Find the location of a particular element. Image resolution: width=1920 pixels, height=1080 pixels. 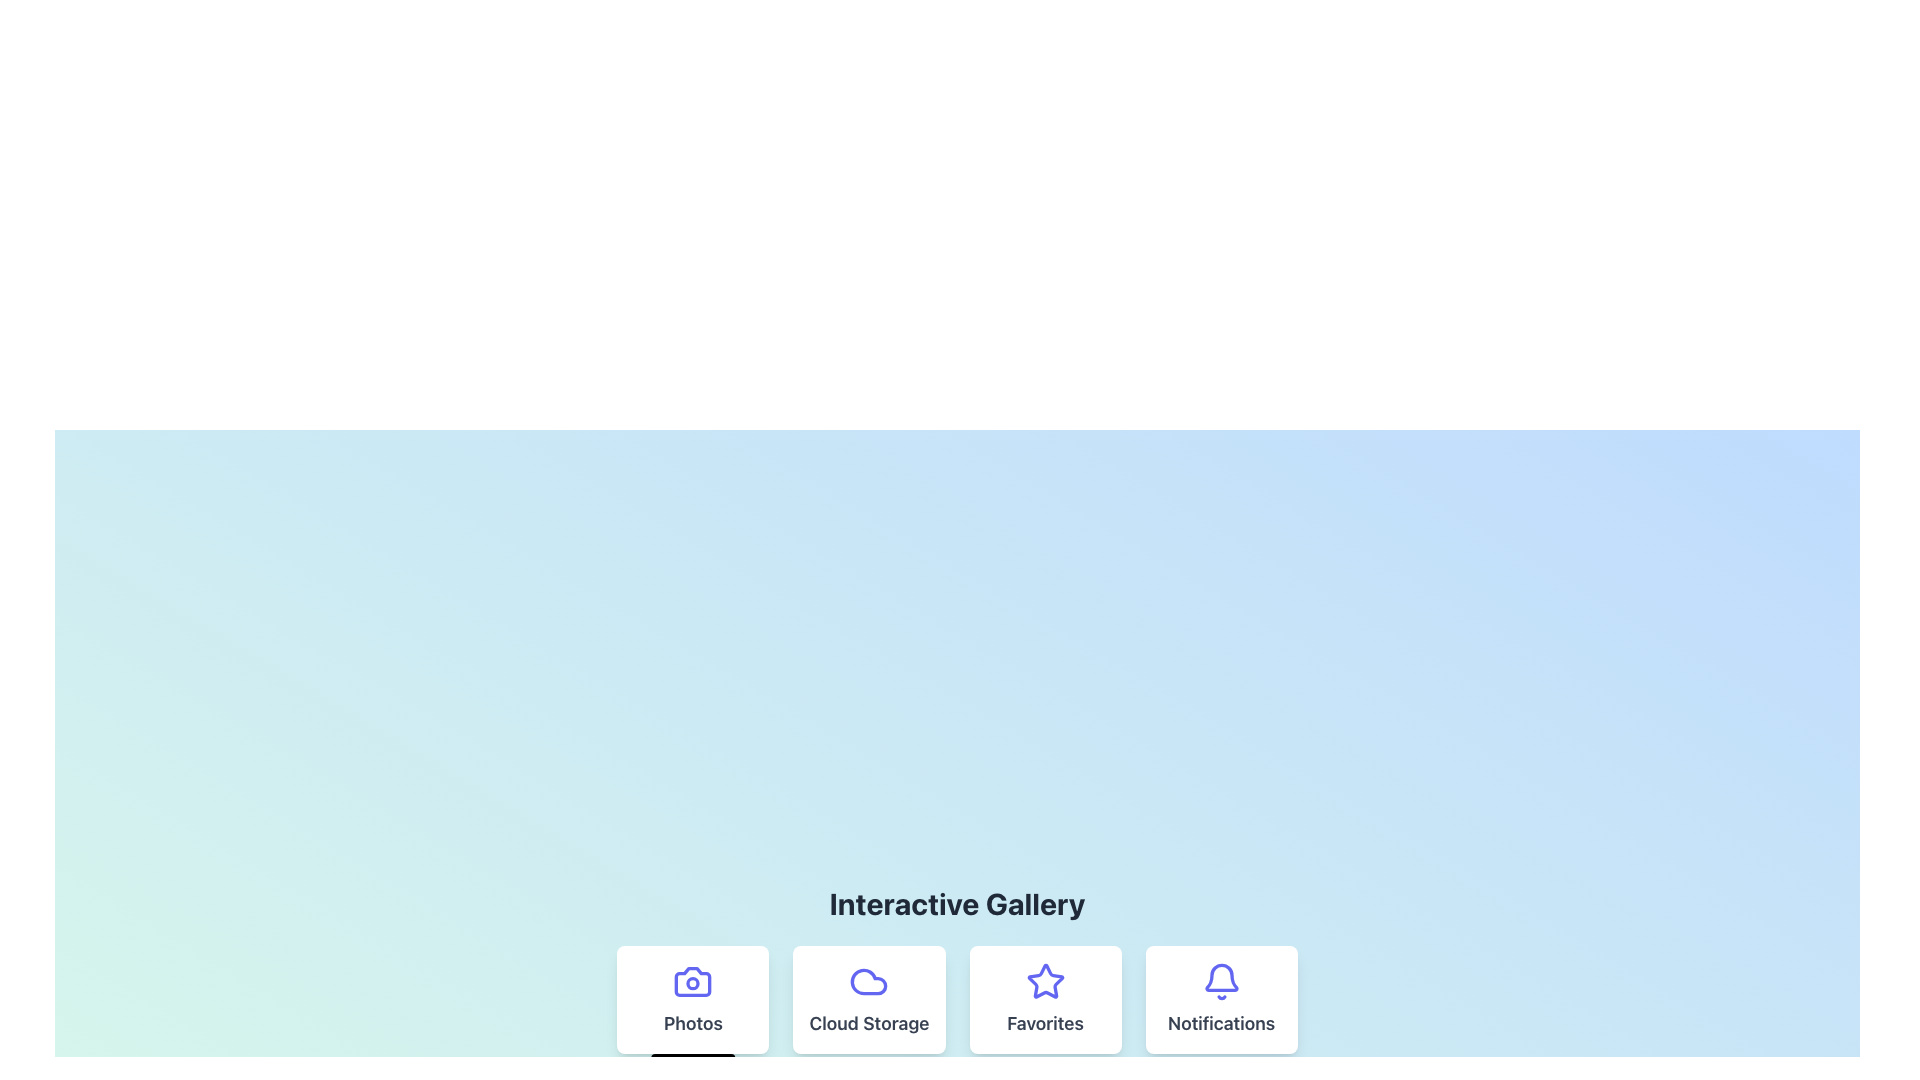

the 'Favorites' button-like interactive card, which is the third card in a horizontal row of four cards is located at coordinates (1044, 999).